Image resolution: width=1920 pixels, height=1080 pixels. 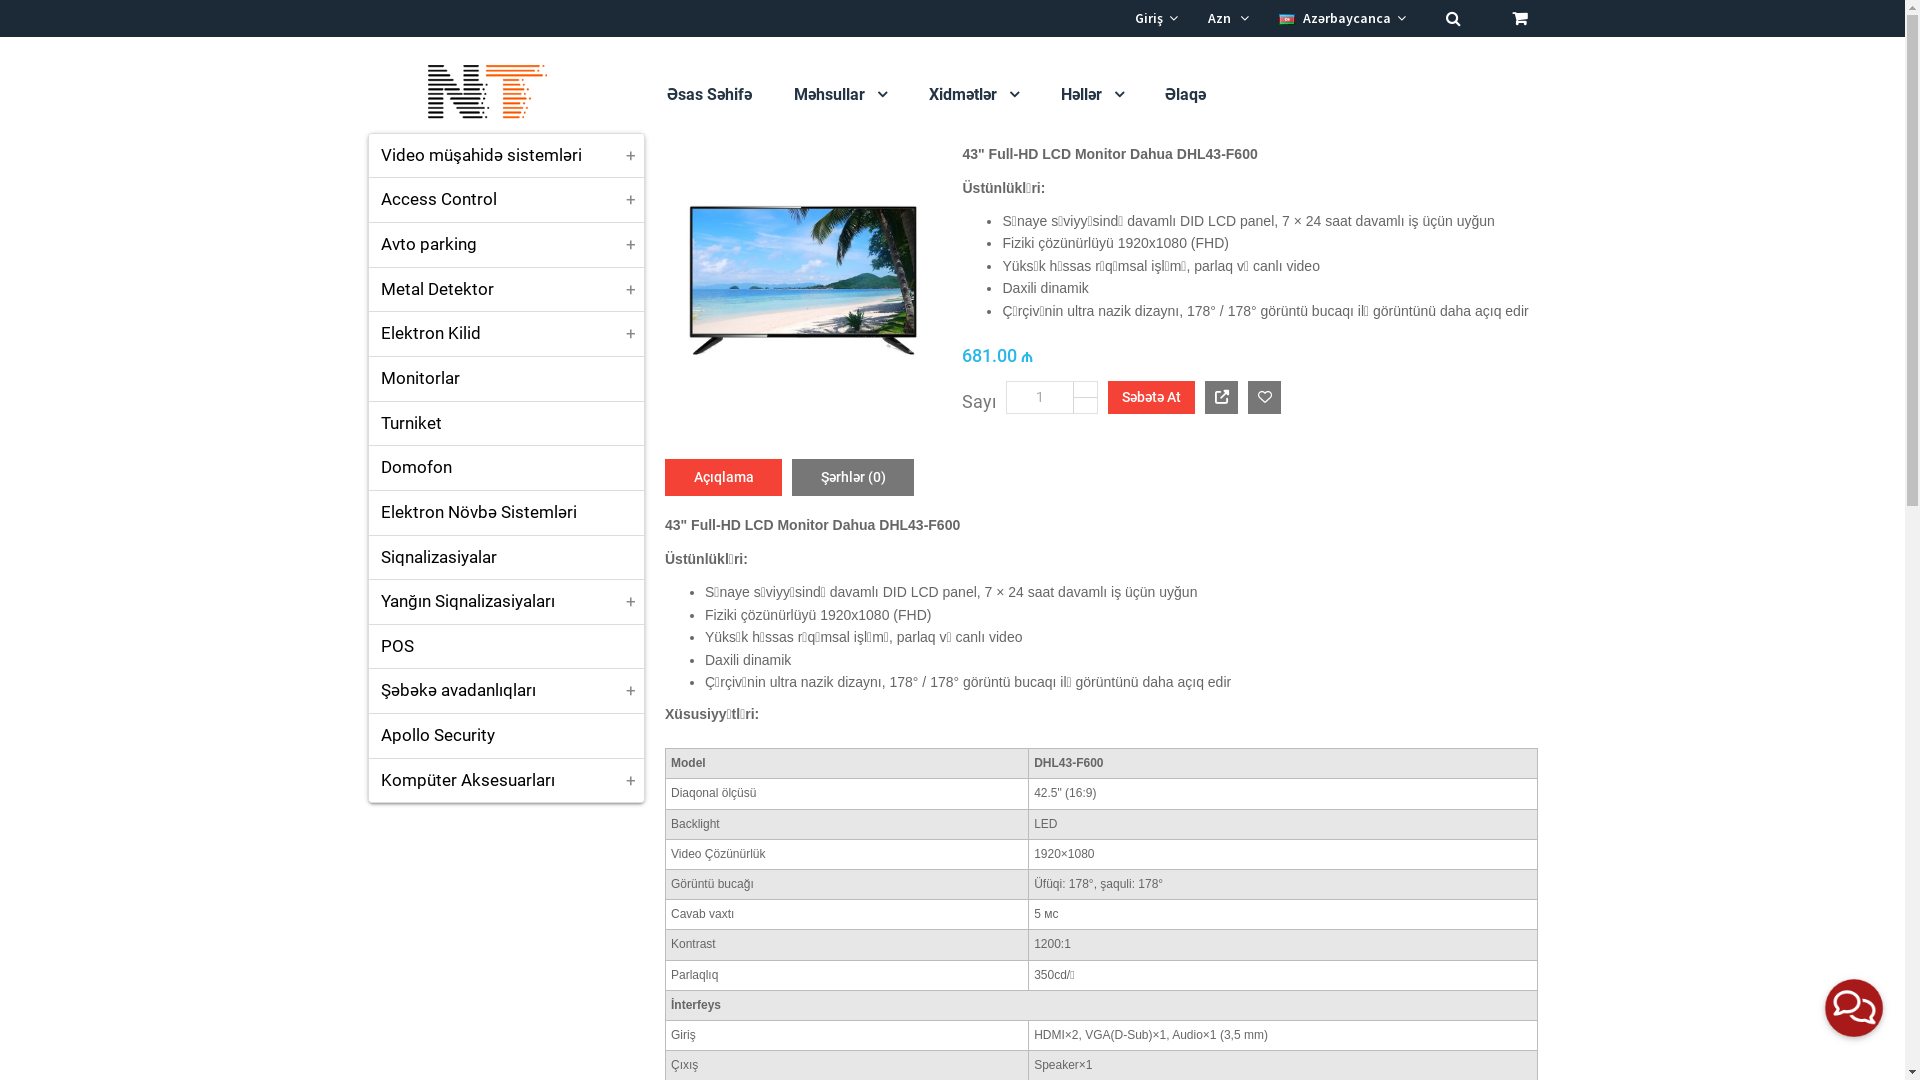 I want to click on 'Network Technologies', so click(x=368, y=92).